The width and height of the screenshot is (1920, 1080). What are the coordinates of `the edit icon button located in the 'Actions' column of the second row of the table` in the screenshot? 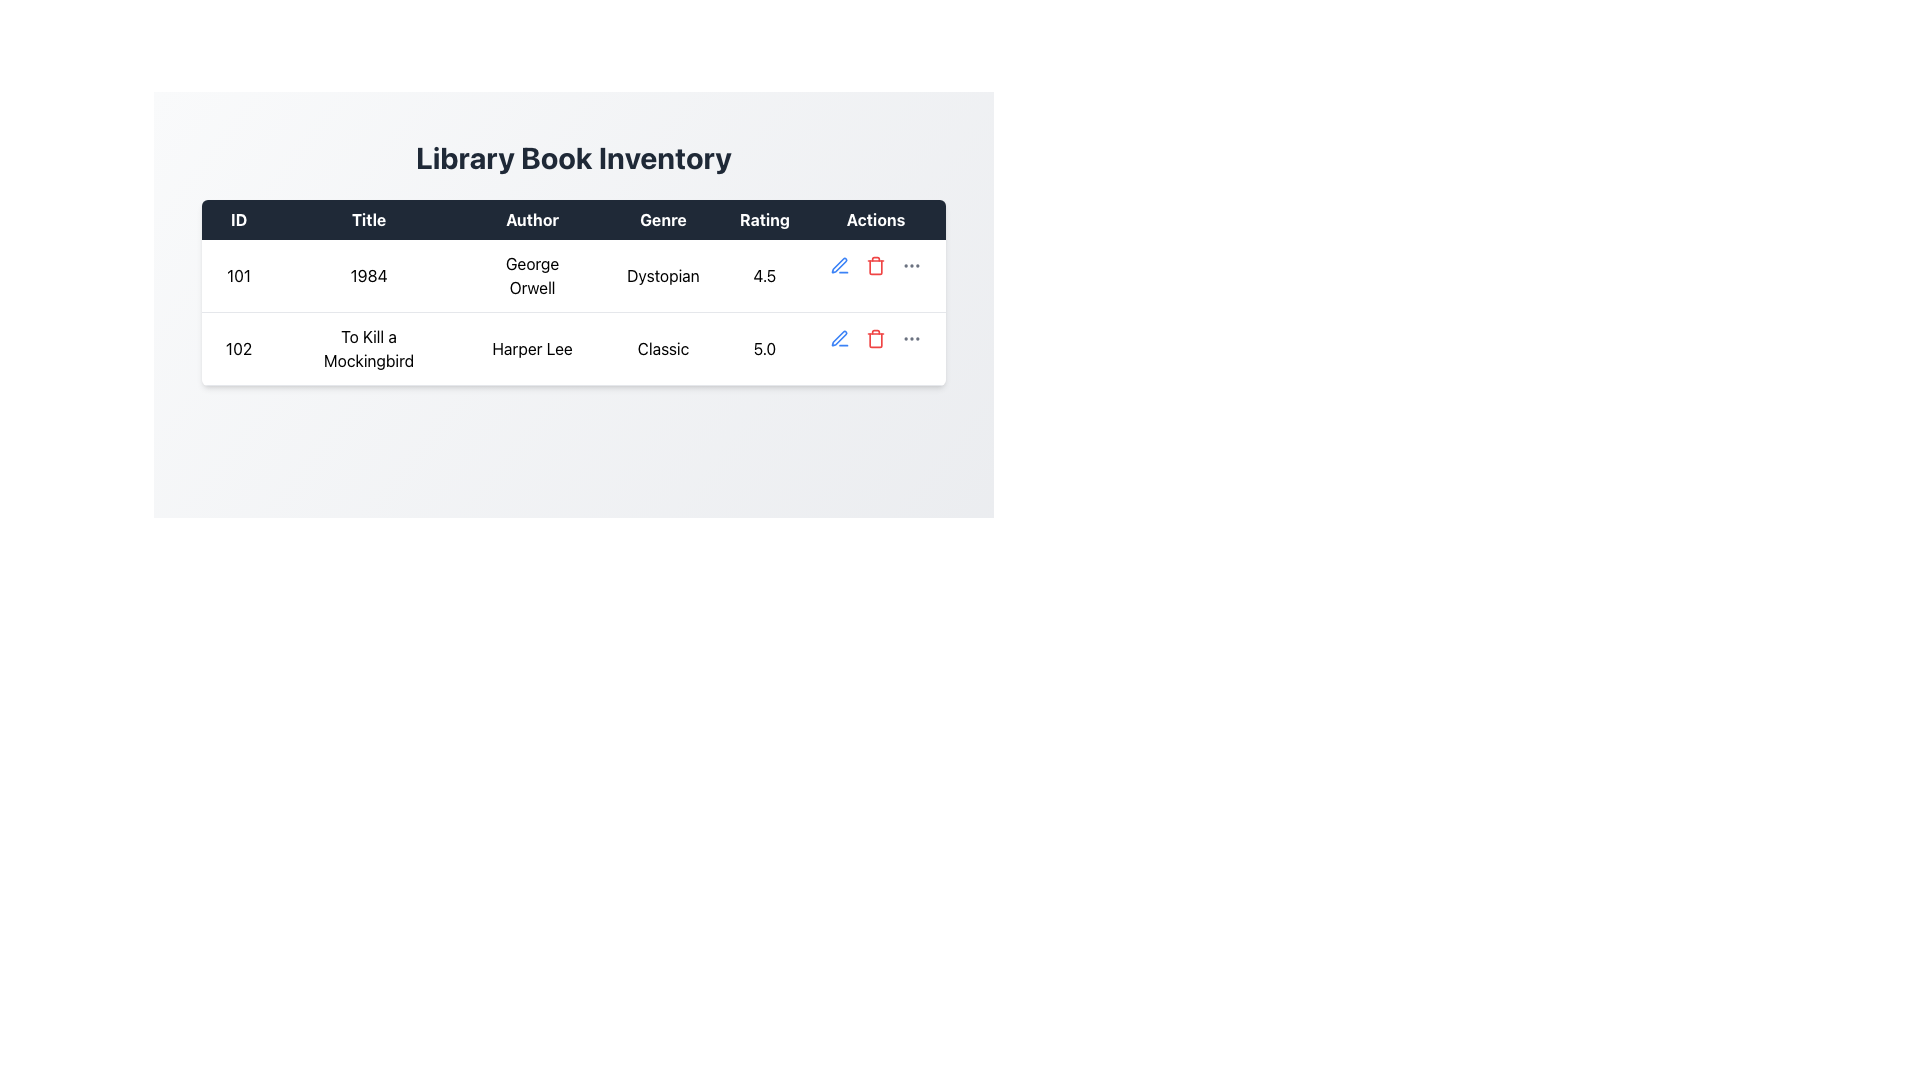 It's located at (840, 335).